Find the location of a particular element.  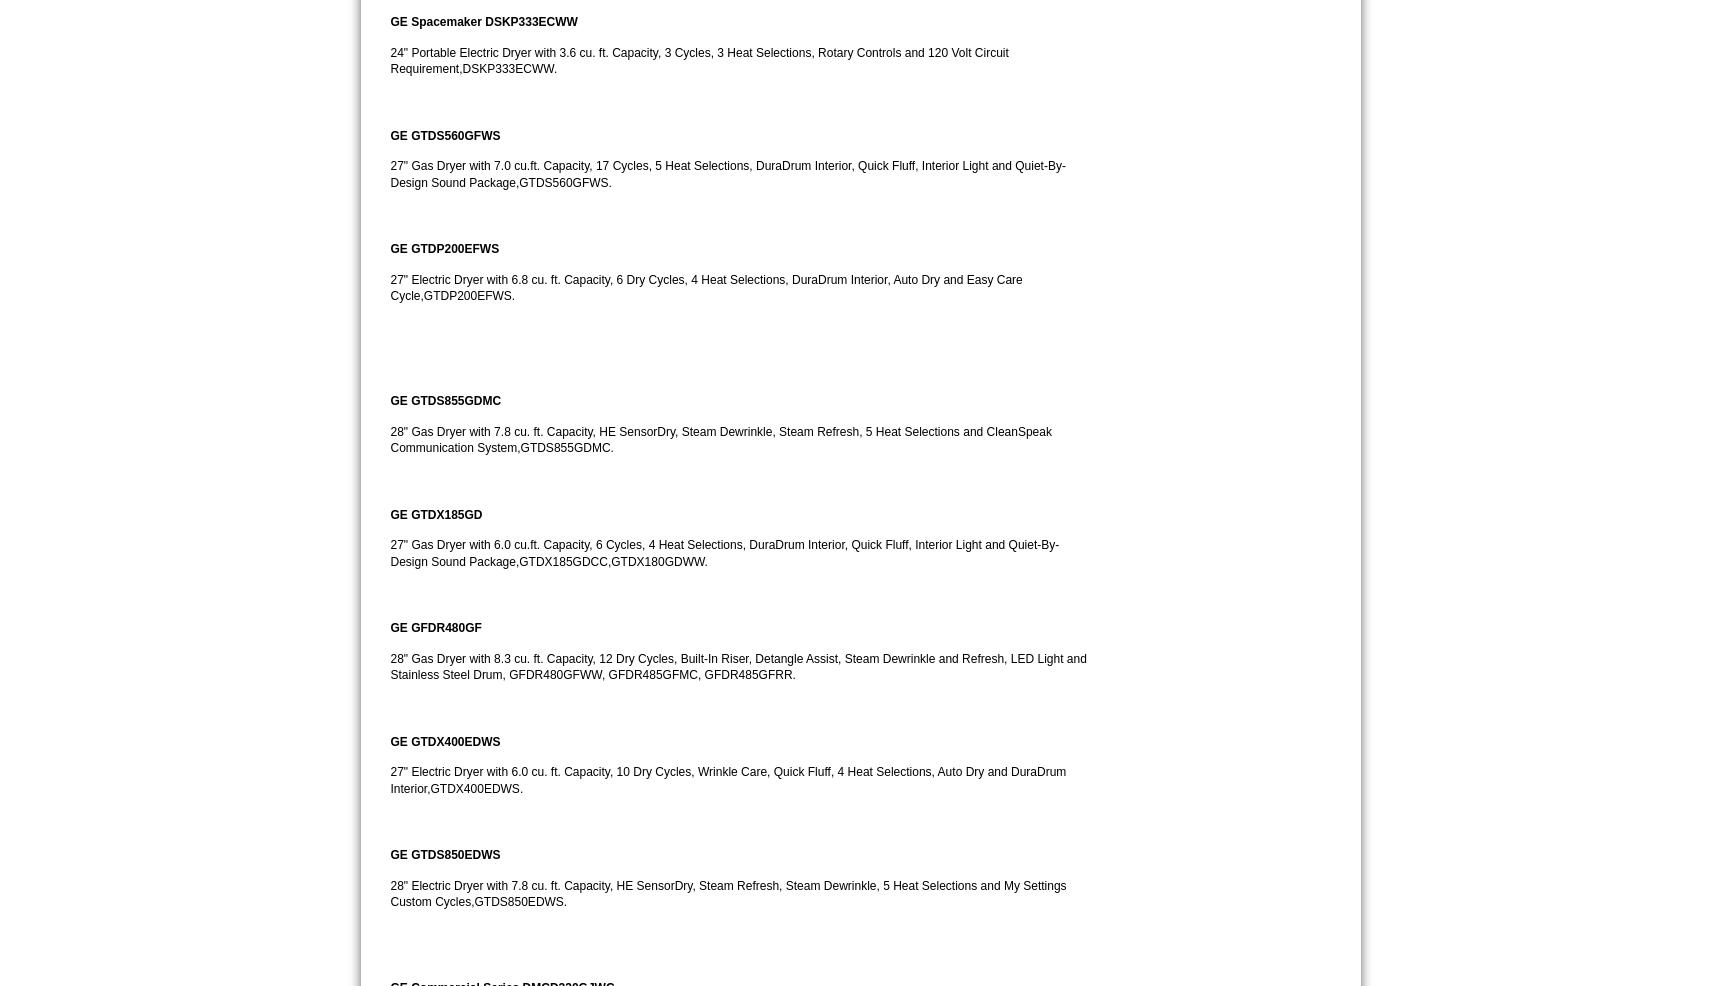

'GE GTDS560GFWS' is located at coordinates (444, 134).